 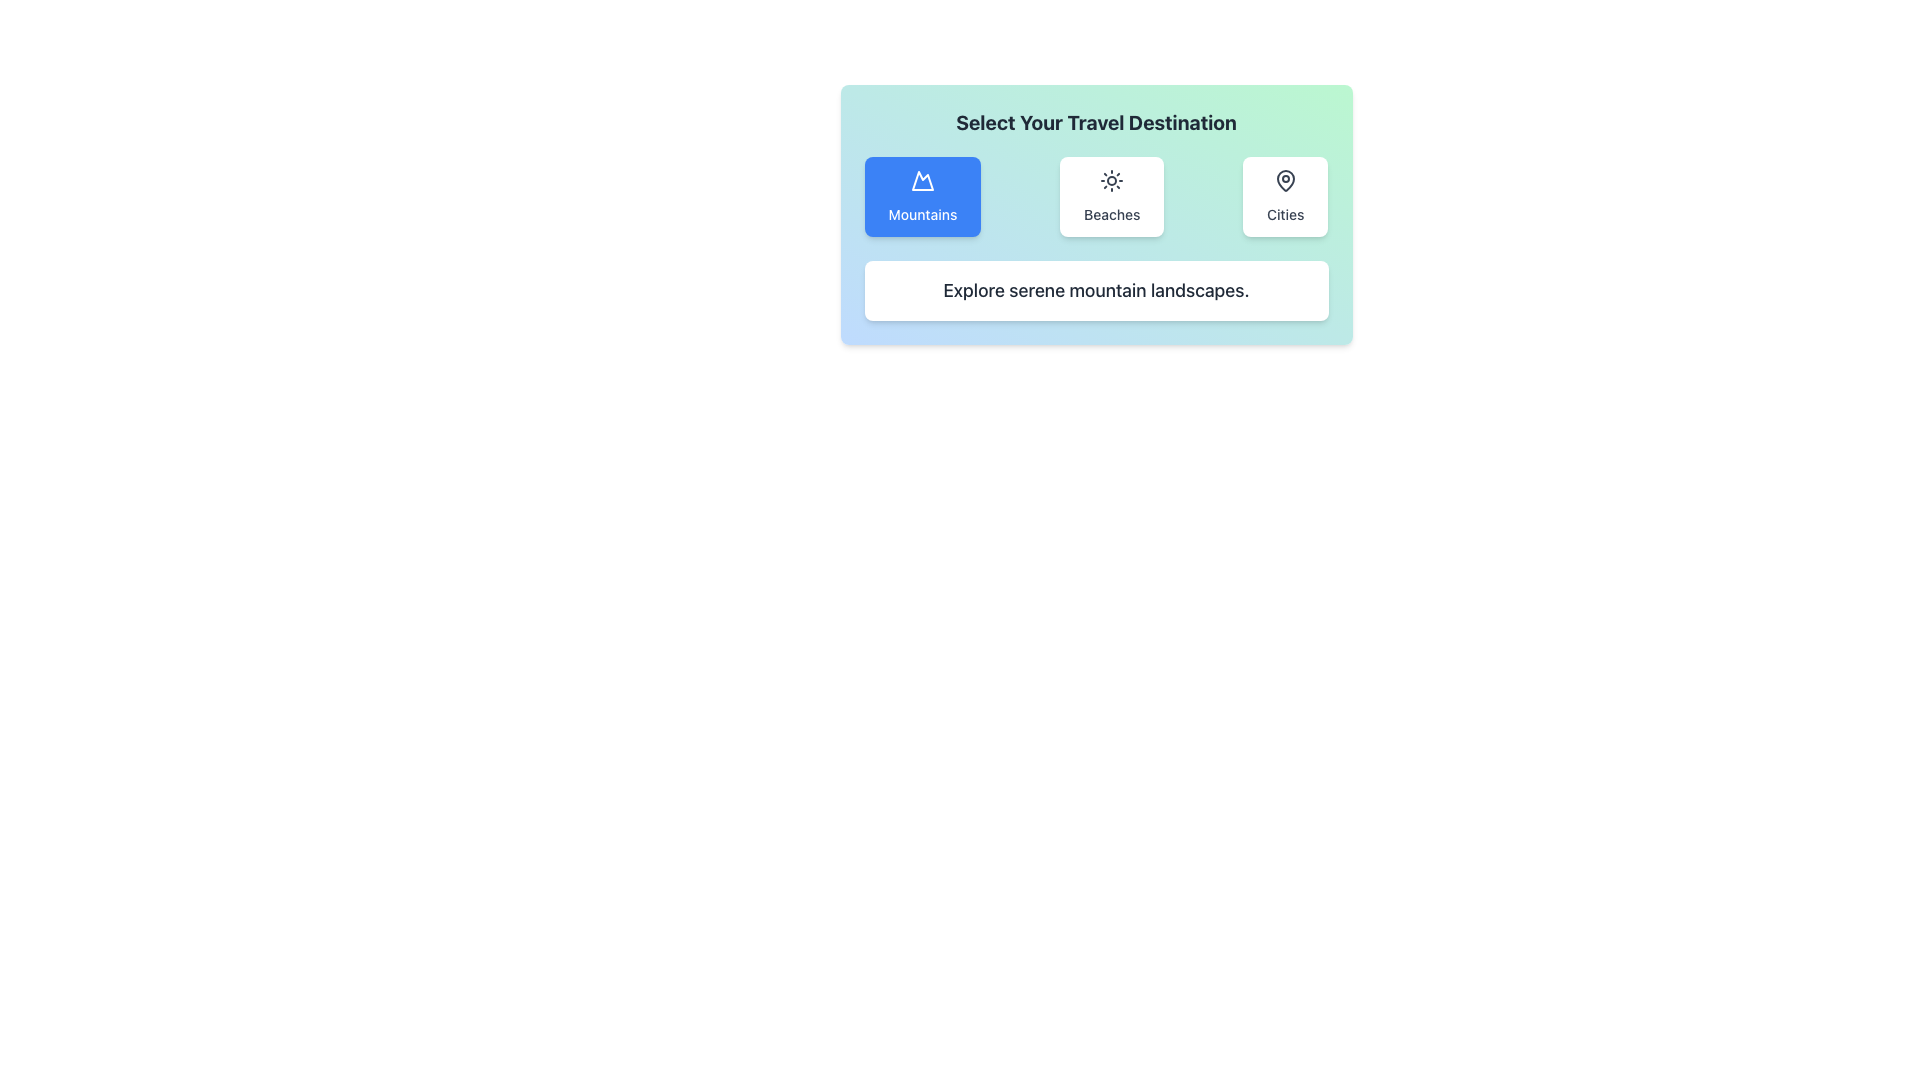 What do you see at coordinates (921, 196) in the screenshot?
I see `the first button labeled 'Mountains' in the horizontal group of travel destination preference buttons` at bounding box center [921, 196].